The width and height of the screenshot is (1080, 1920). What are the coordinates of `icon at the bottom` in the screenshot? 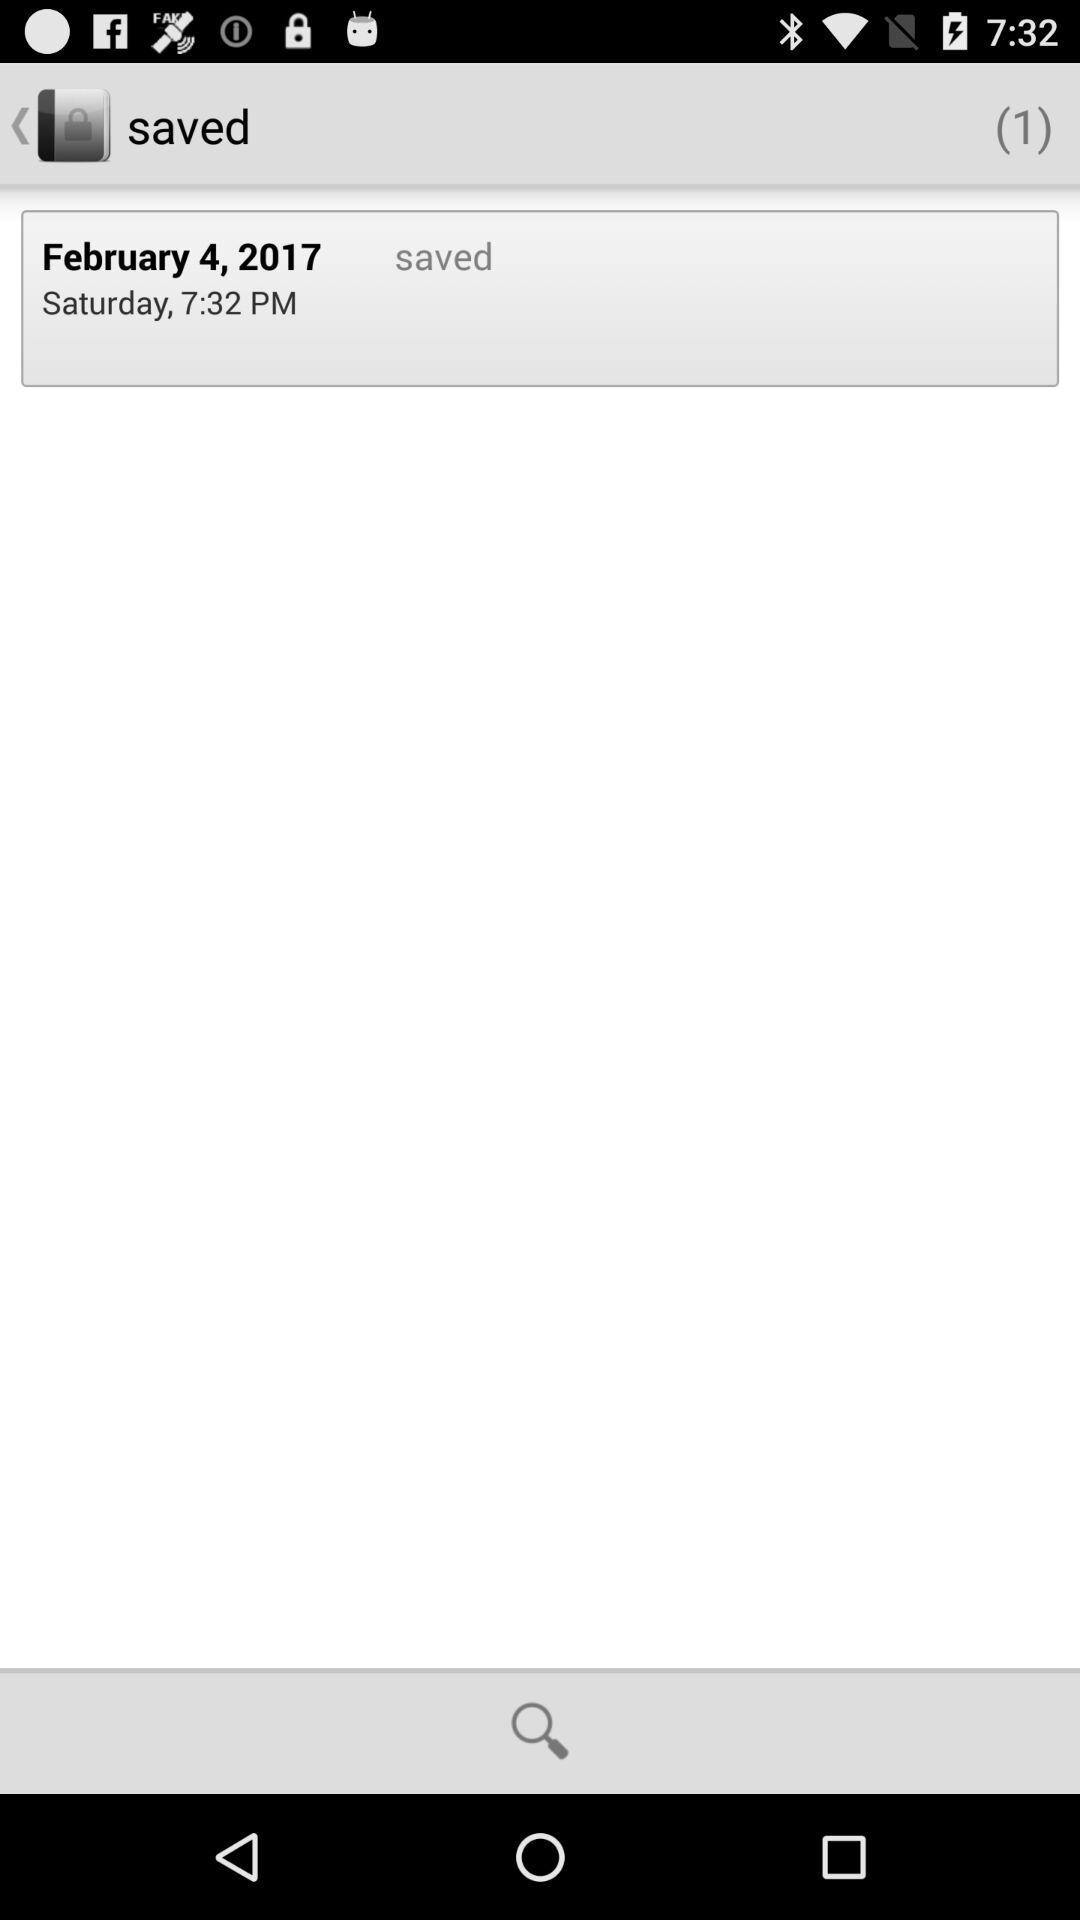 It's located at (540, 1730).